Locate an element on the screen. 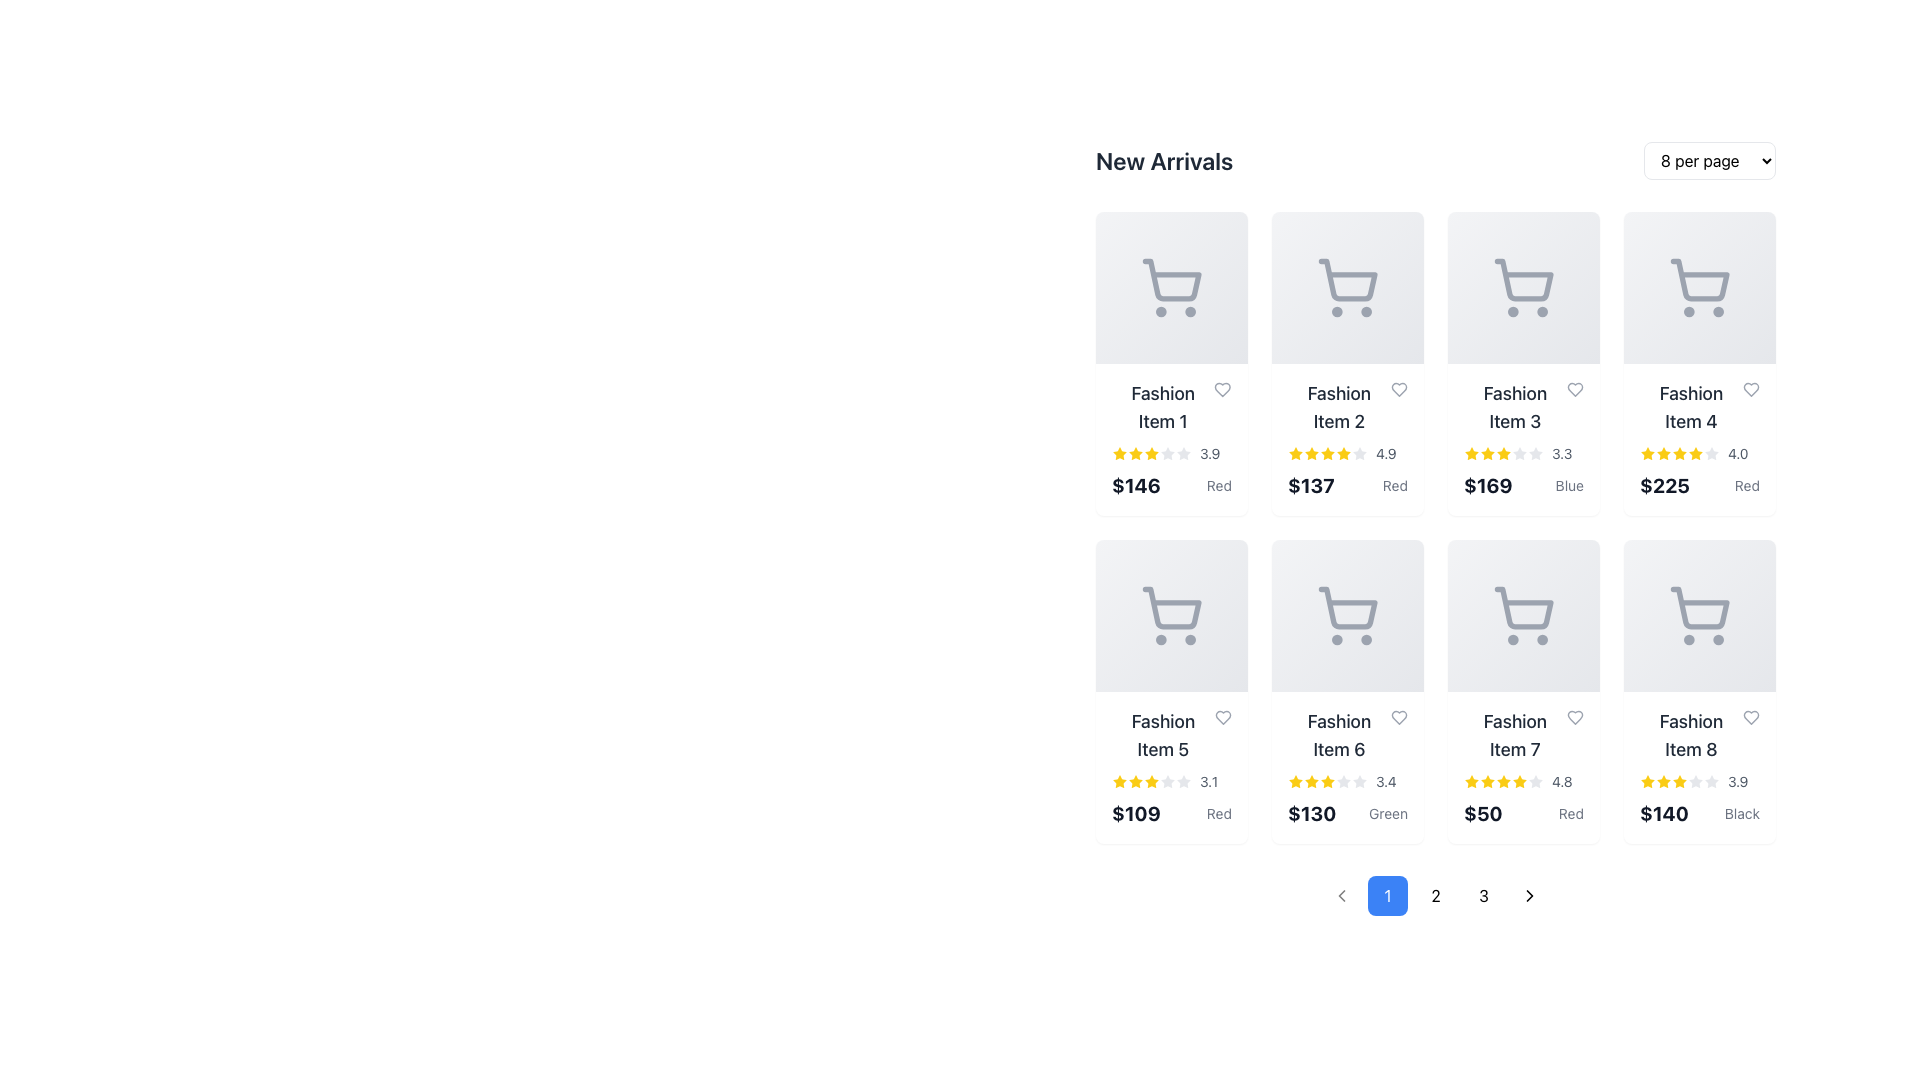 This screenshot has width=1920, height=1080. the fifth star icon in the 5-star rating system located at the lower-right corner of the product card labeled 'Fashion Item 7', directly beneath the text label '4.8' is located at coordinates (1503, 781).